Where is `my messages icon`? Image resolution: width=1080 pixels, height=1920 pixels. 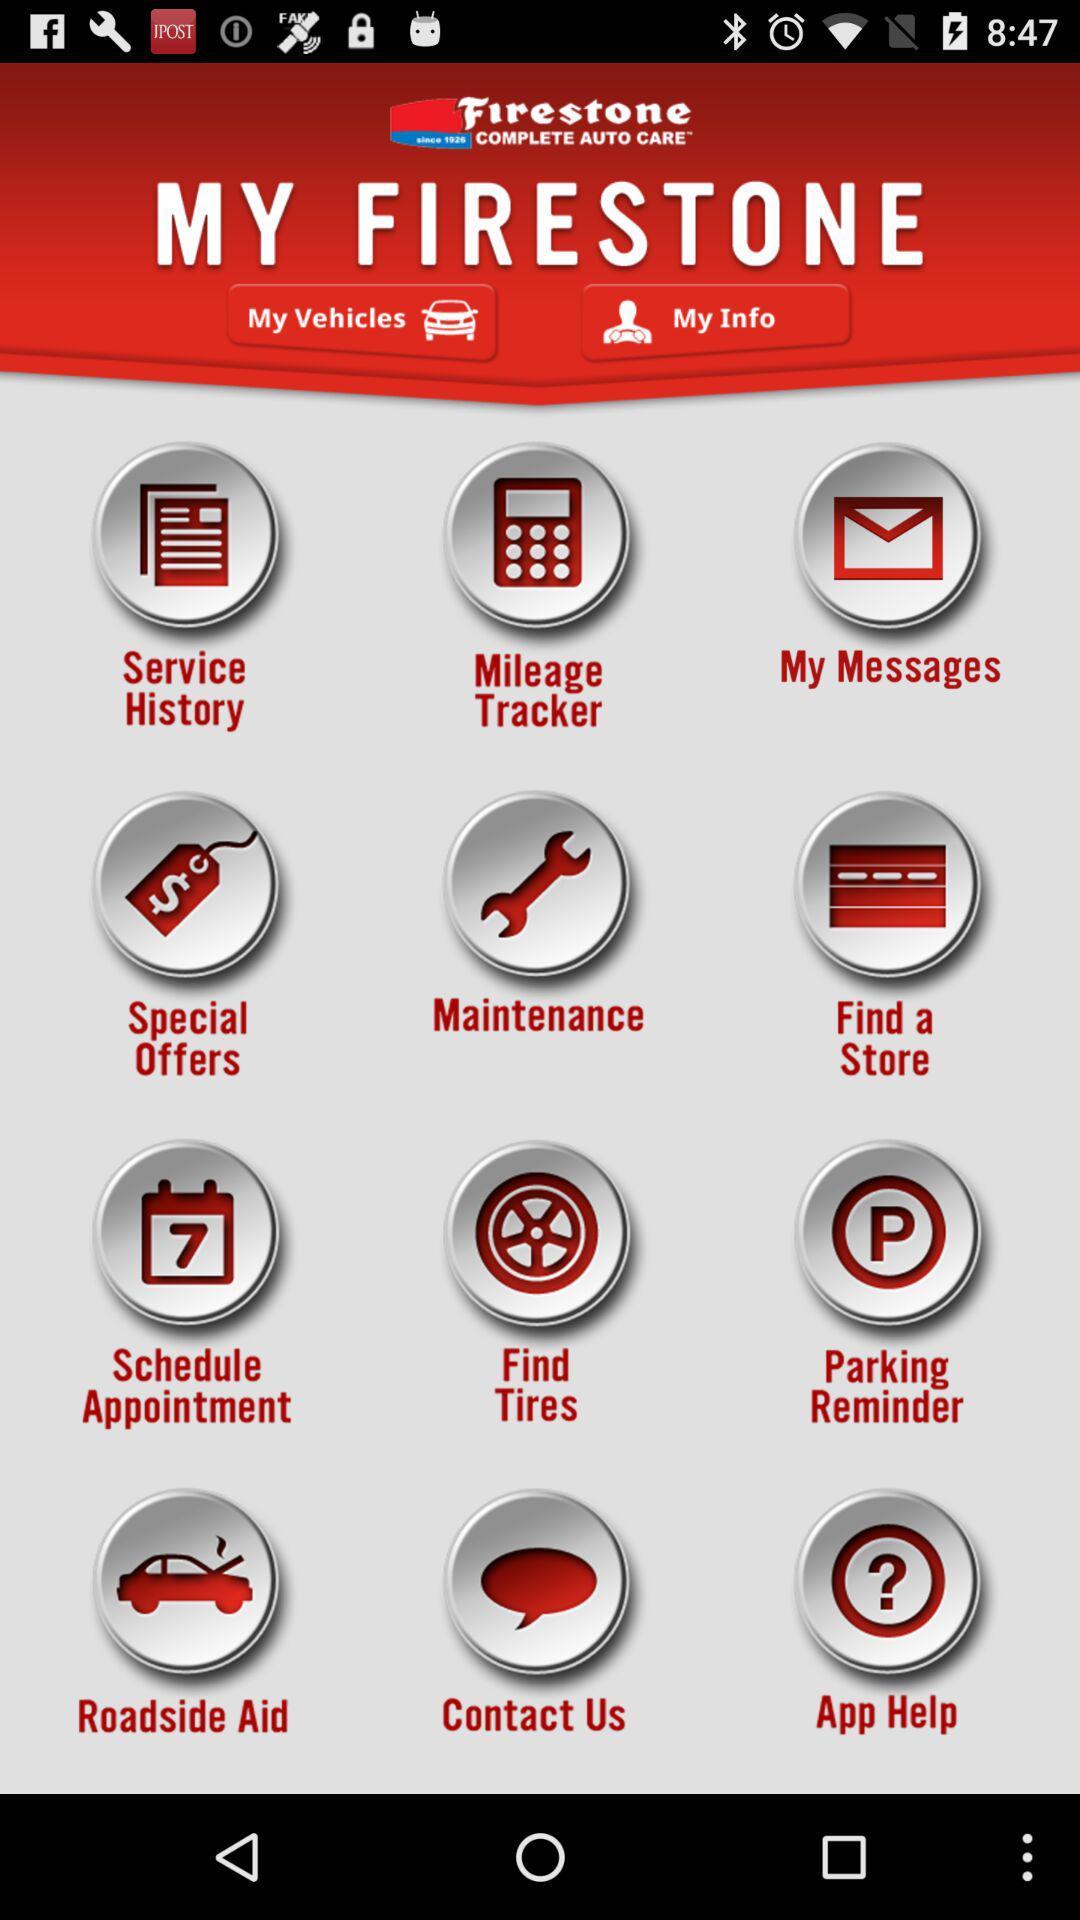 my messages icon is located at coordinates (890, 586).